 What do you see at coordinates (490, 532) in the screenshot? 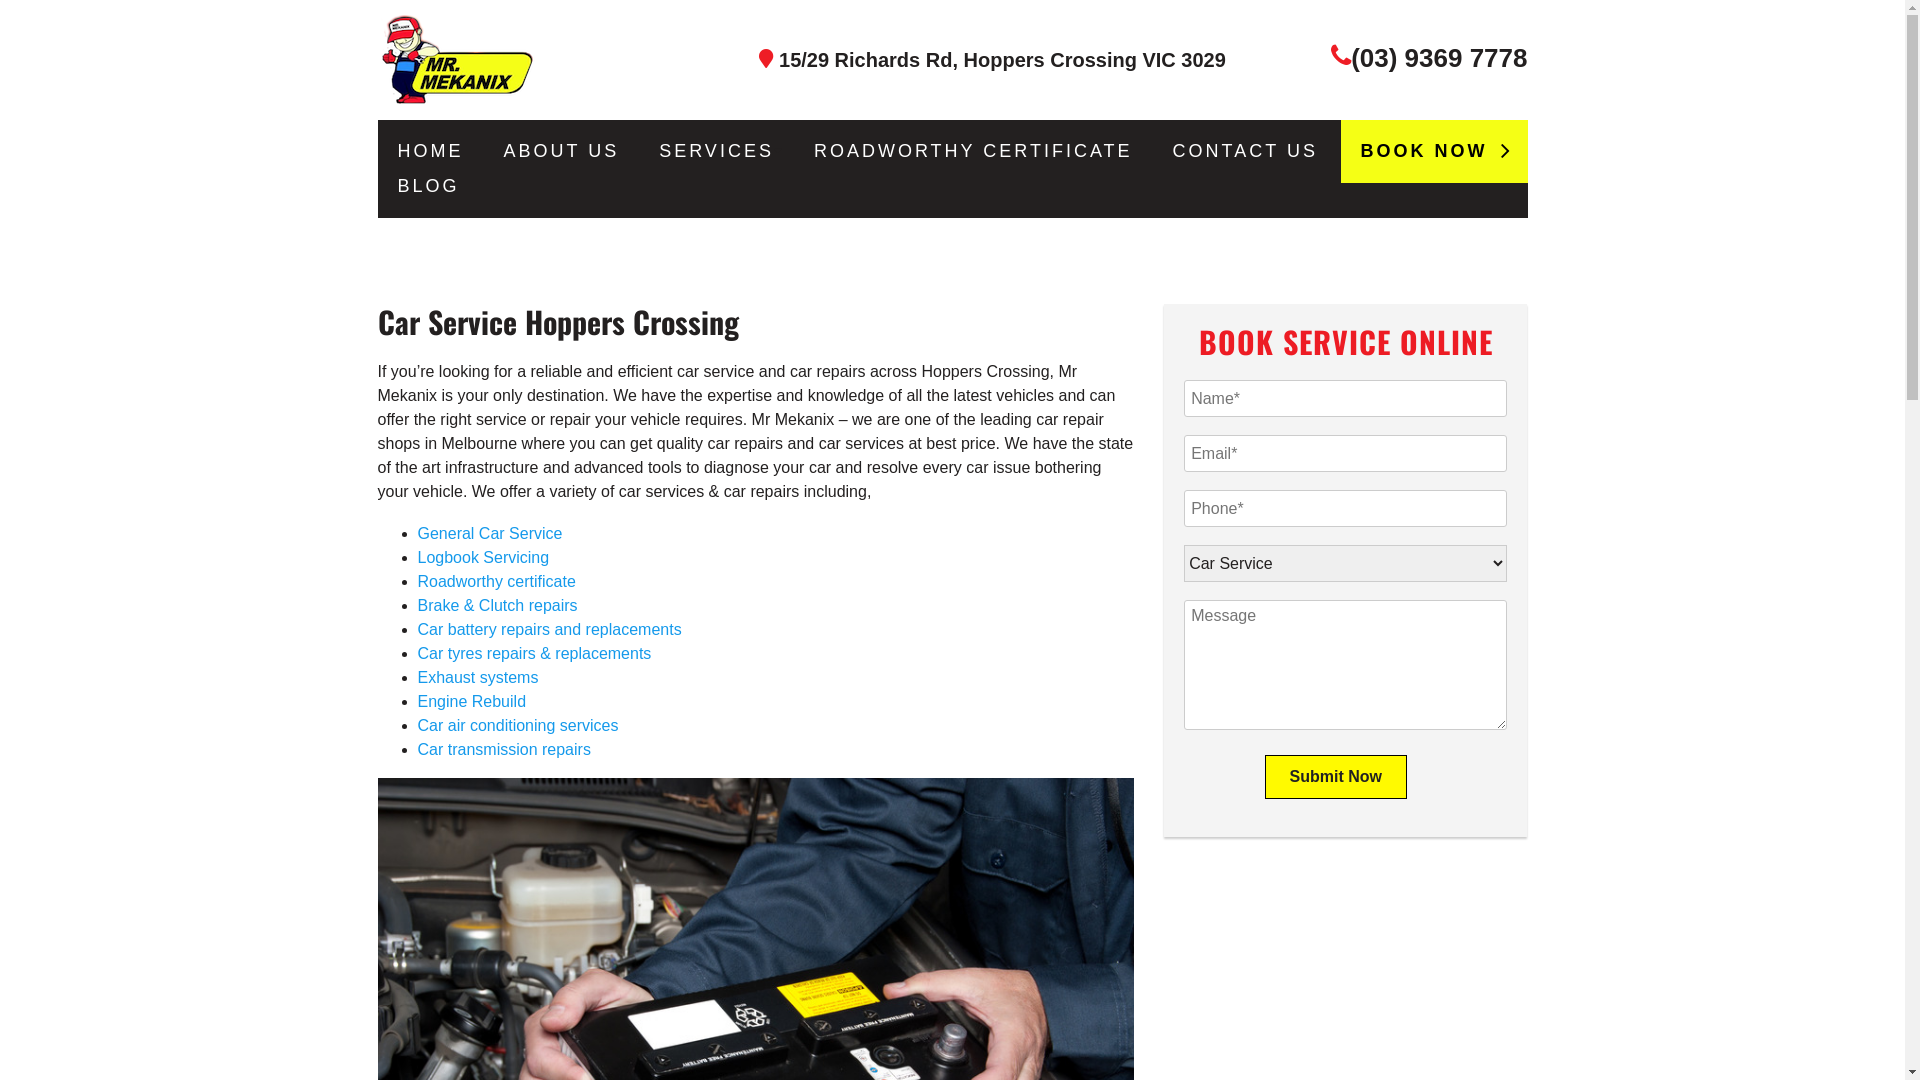
I see `'General Car Service'` at bounding box center [490, 532].